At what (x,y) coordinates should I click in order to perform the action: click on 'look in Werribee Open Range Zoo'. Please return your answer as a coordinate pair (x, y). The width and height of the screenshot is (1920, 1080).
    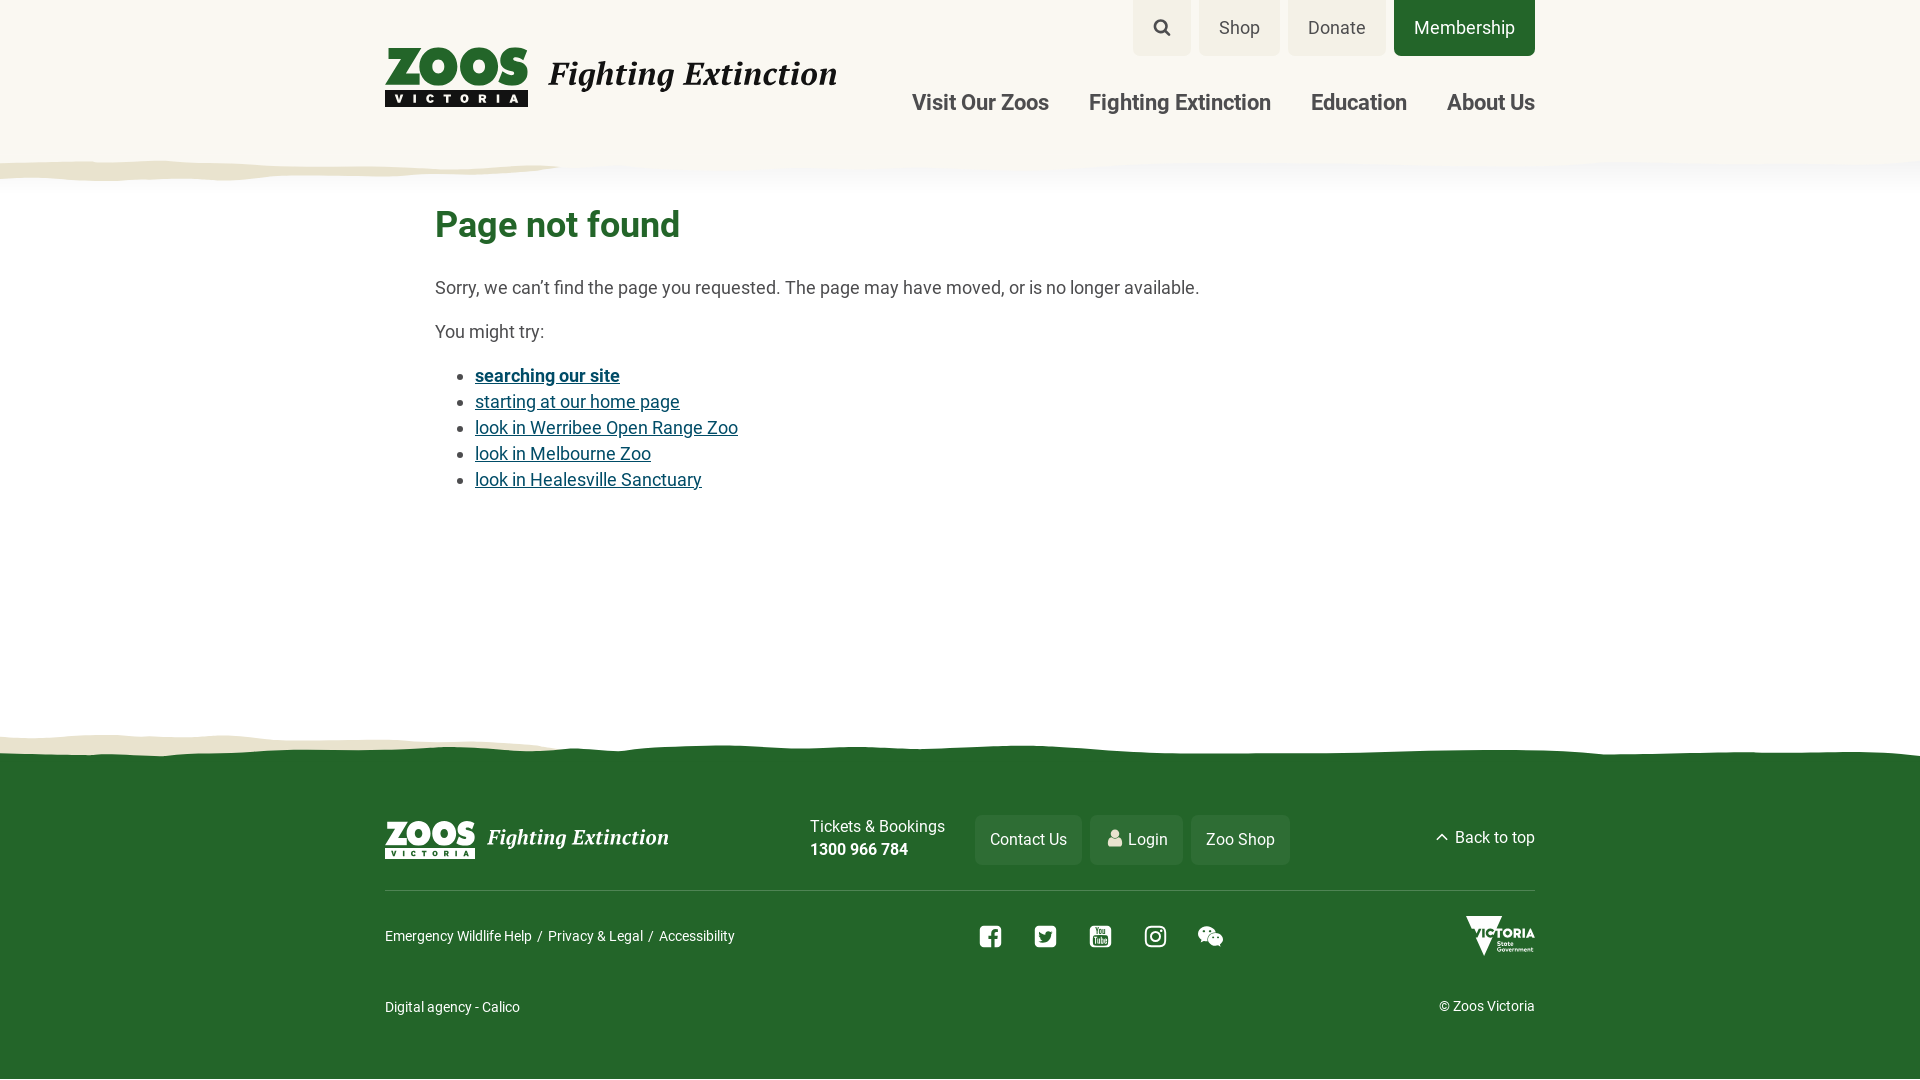
    Looking at the image, I should click on (605, 426).